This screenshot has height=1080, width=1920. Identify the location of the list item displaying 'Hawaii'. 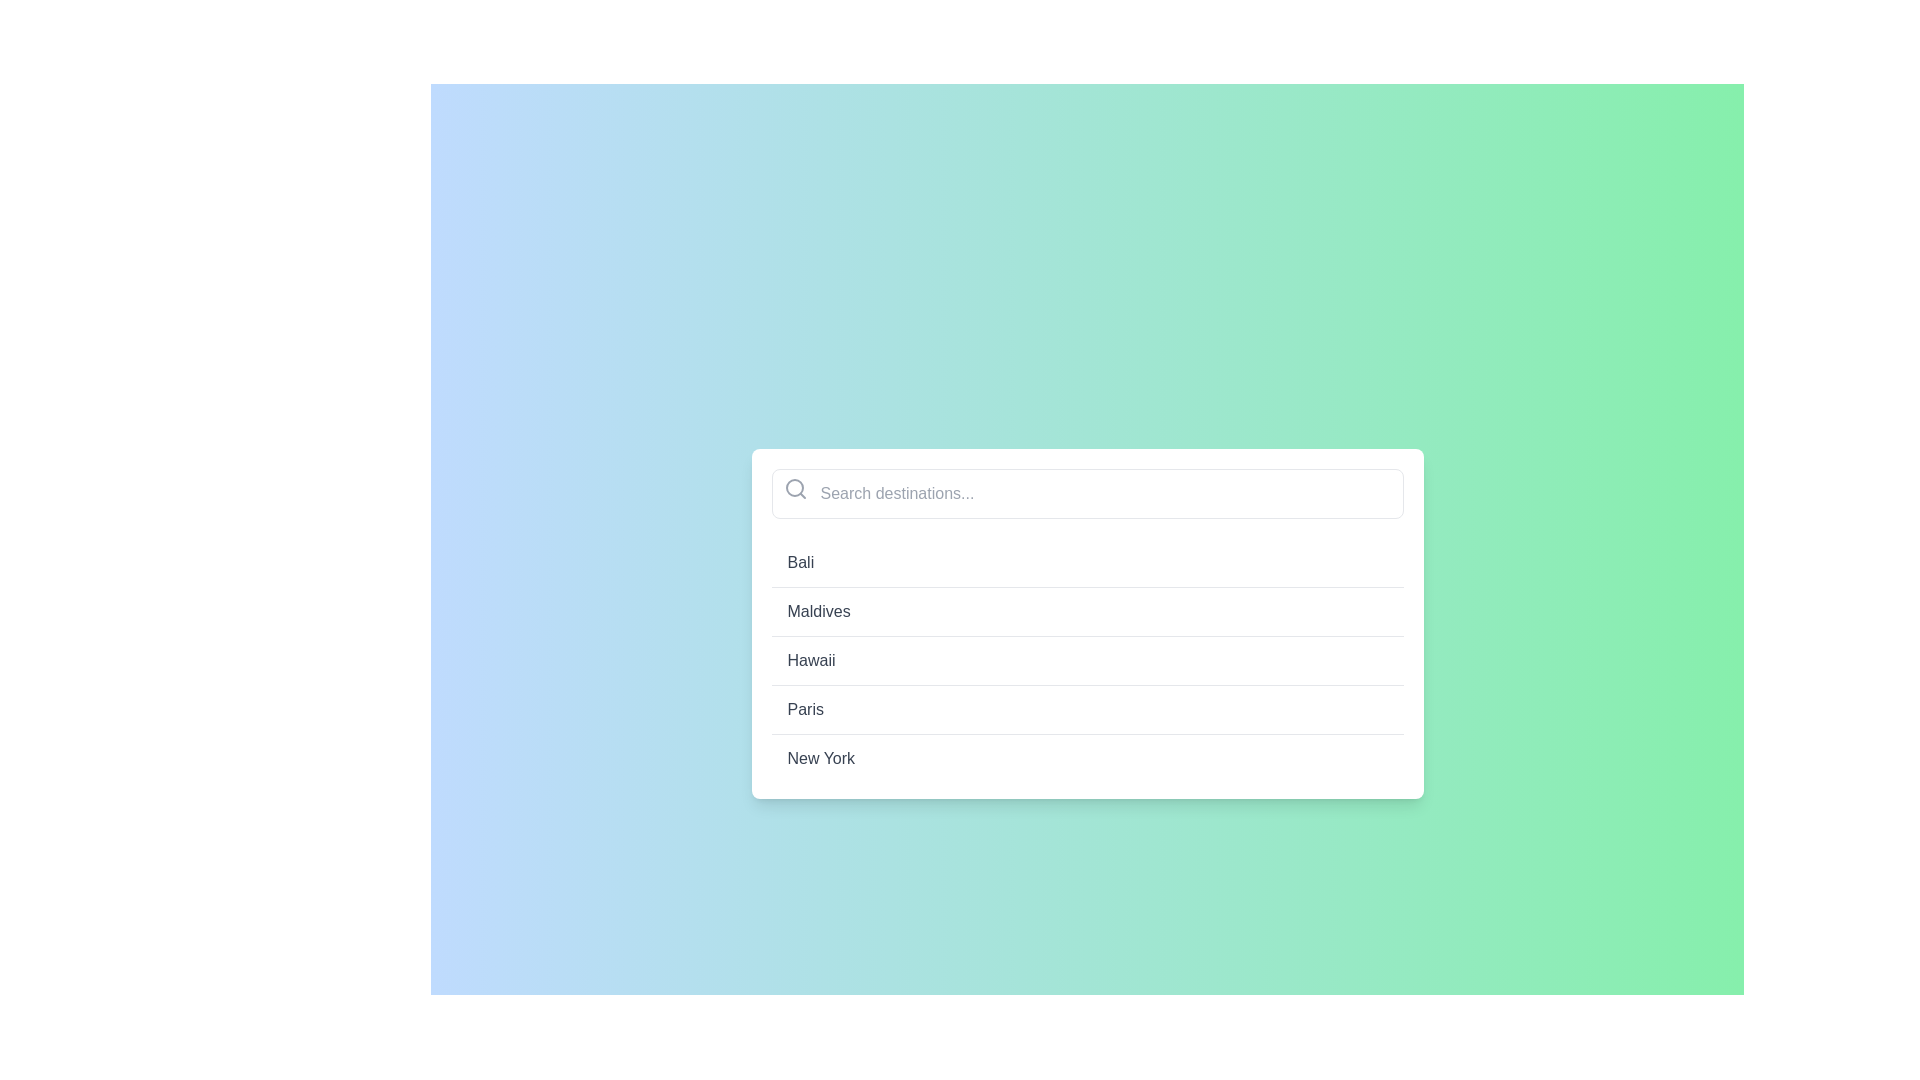
(1086, 660).